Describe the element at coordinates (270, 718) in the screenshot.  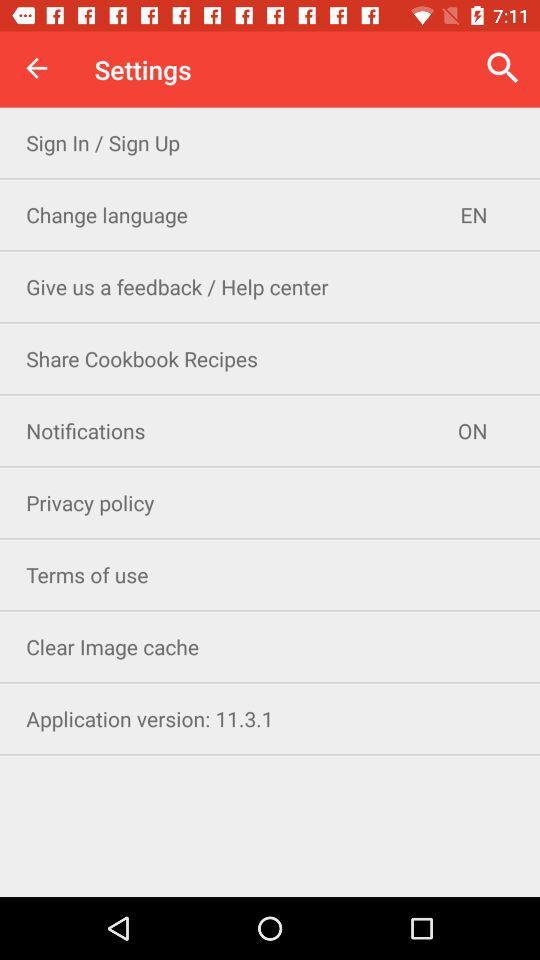
I see `application version 11 icon` at that location.